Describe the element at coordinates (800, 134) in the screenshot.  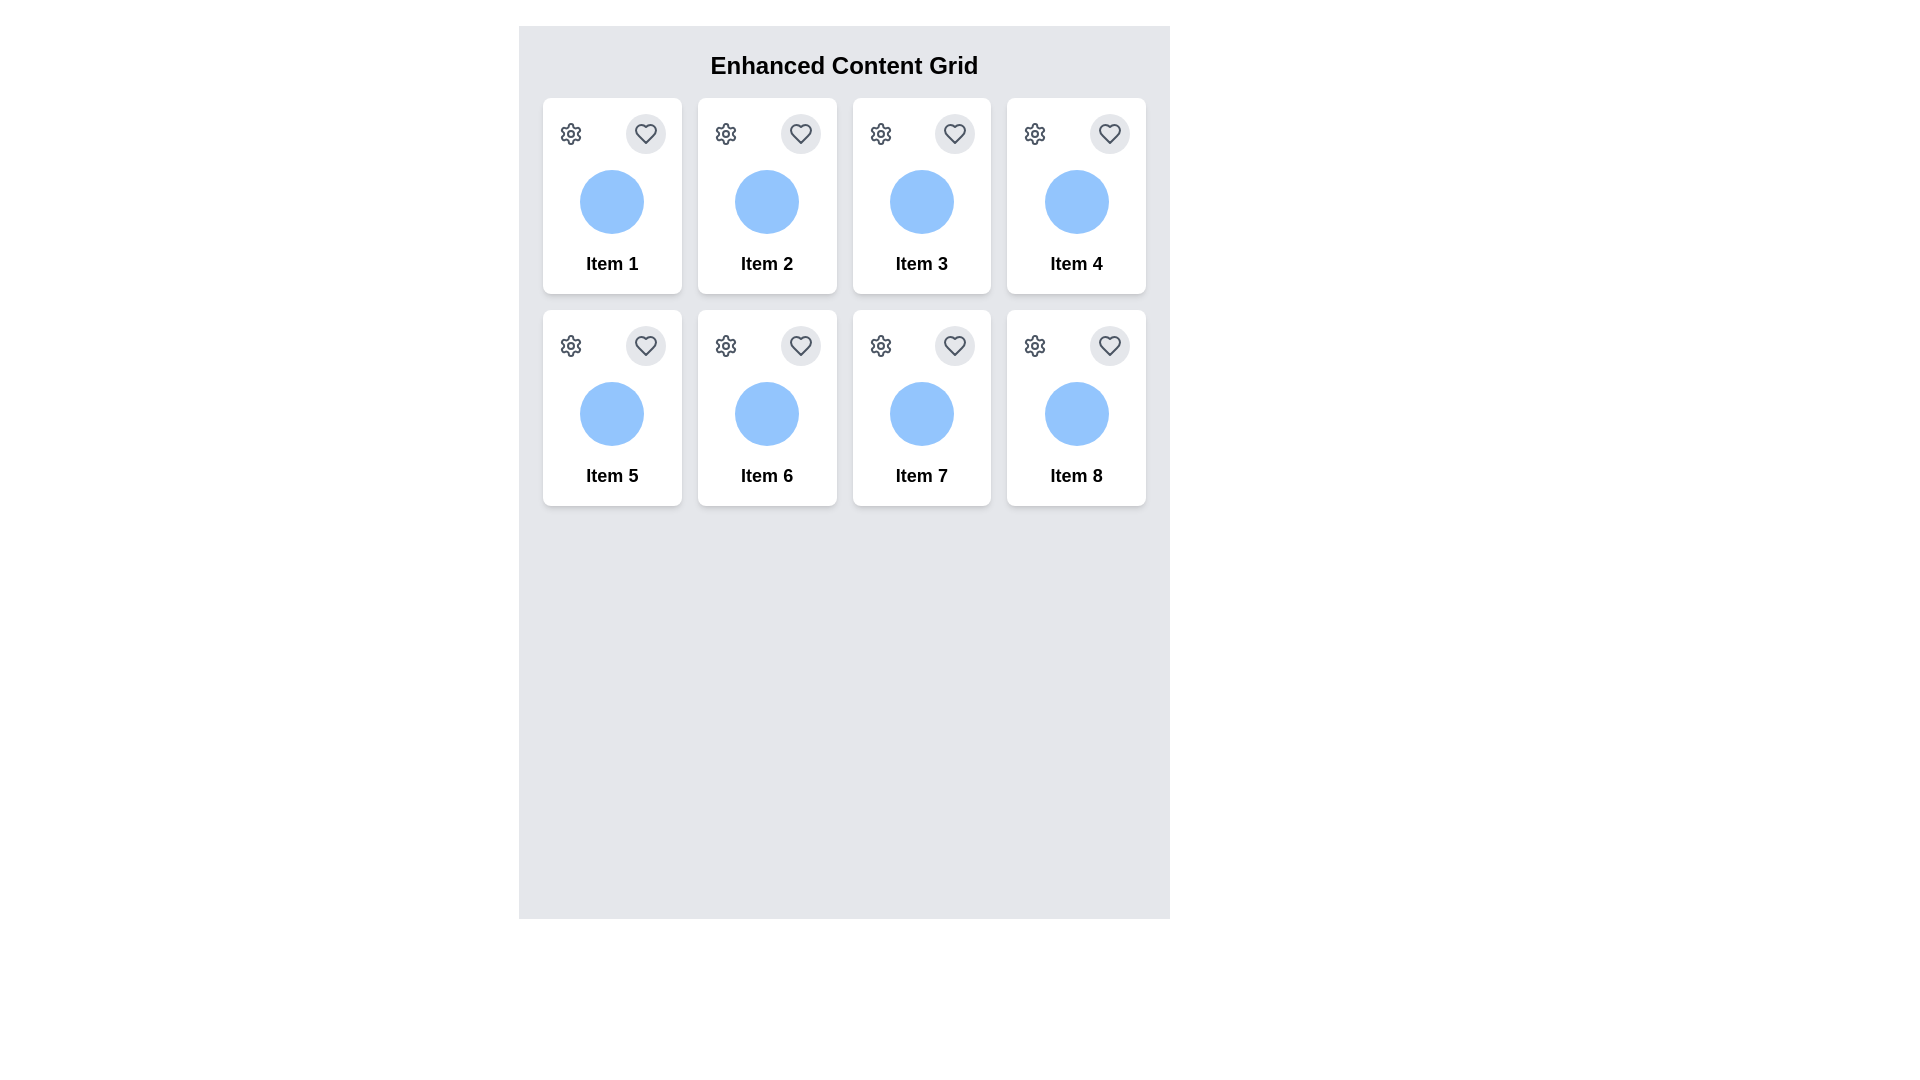
I see `the heart icon with an outlined design located in the upper right corner of the card labeled 'Item 2'` at that location.